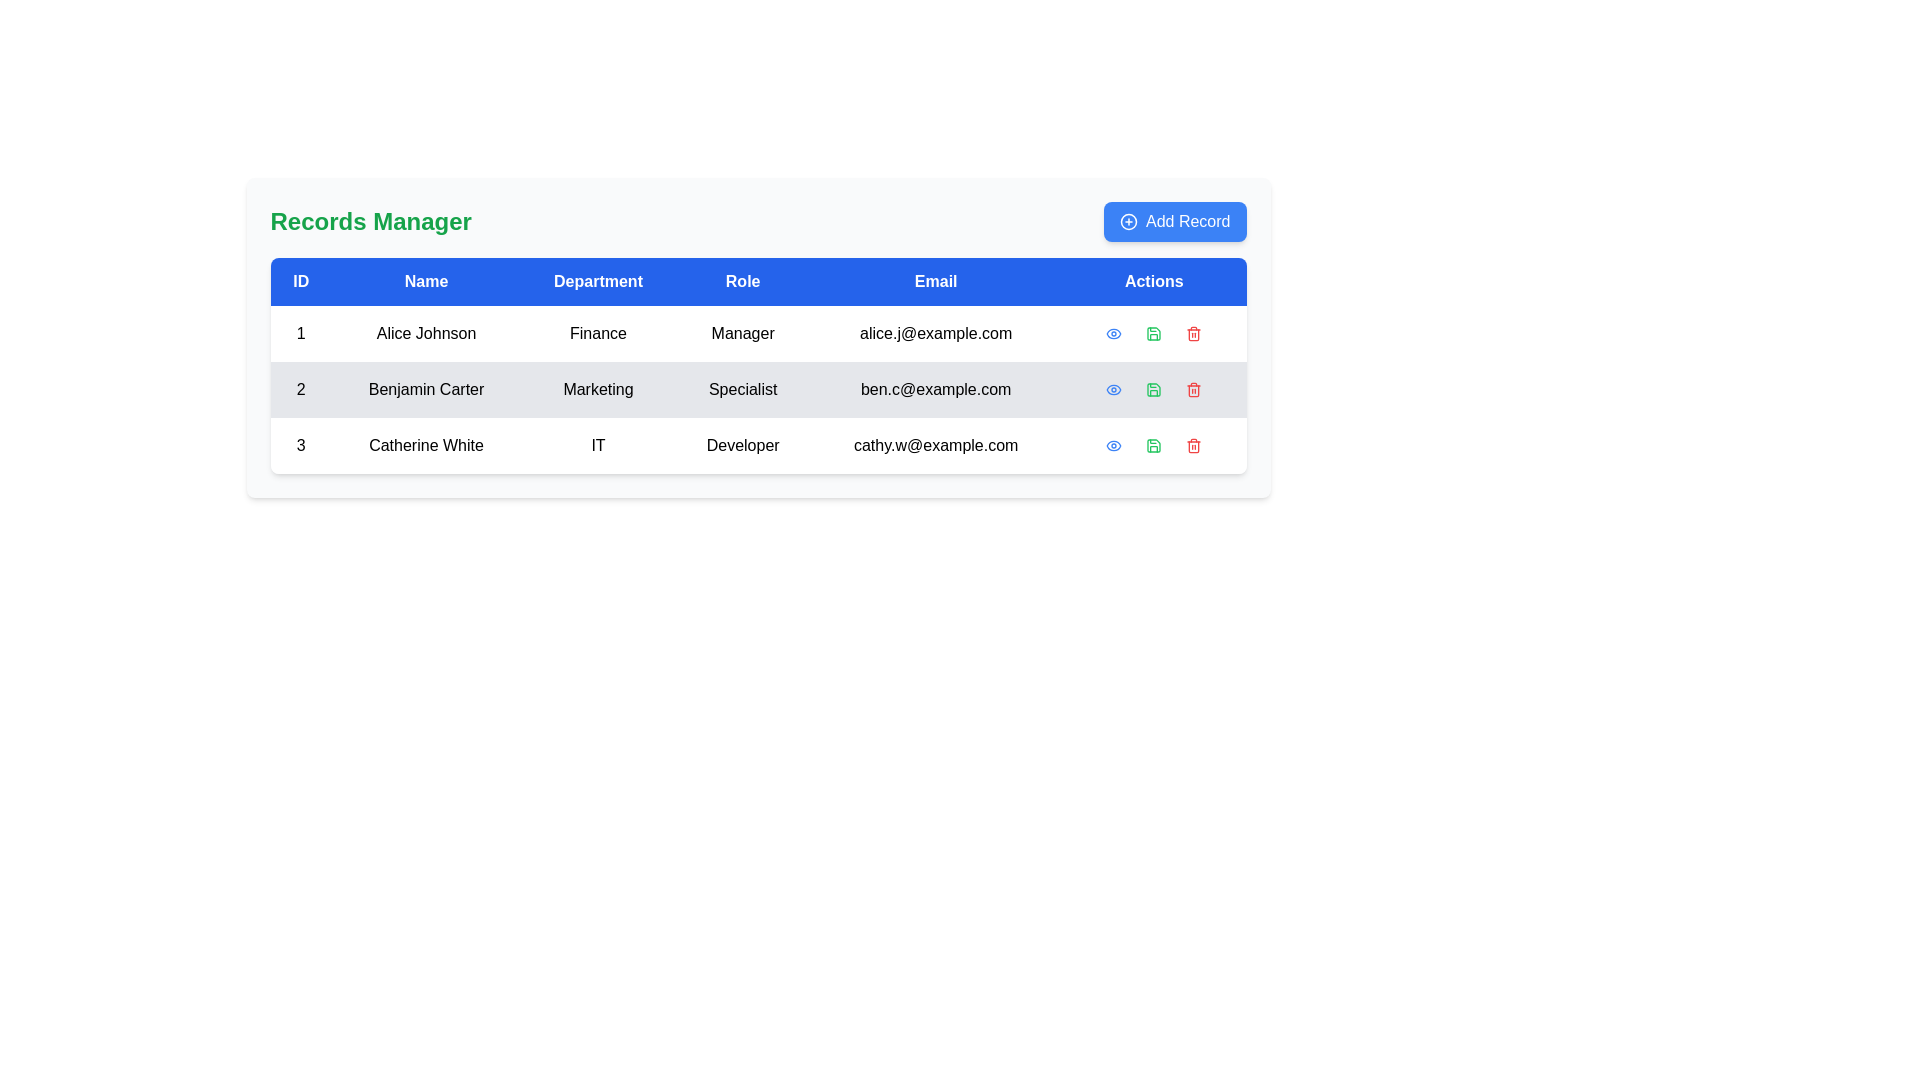 The height and width of the screenshot is (1080, 1920). I want to click on the 'Department' text label for the user record 'Alice Johnson' located in the third column of the first row of the main table, so click(597, 333).